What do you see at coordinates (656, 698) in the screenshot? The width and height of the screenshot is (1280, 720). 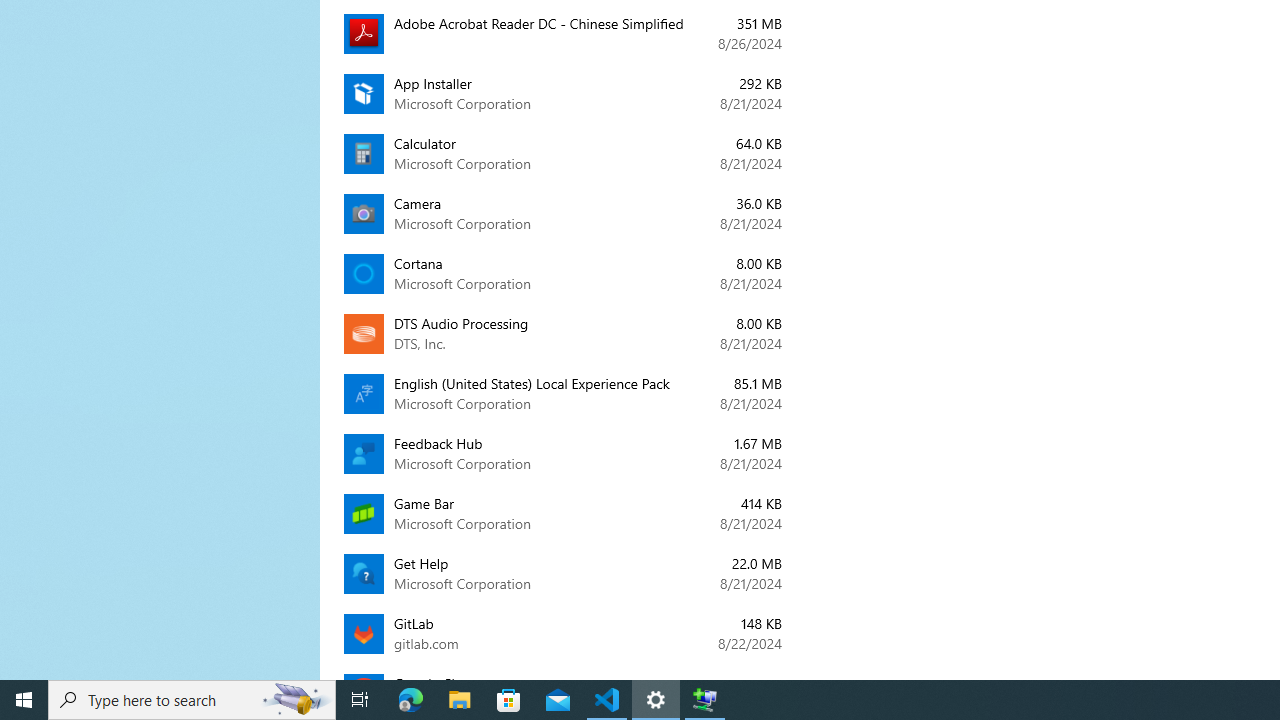 I see `'Settings - 1 running window'` at bounding box center [656, 698].